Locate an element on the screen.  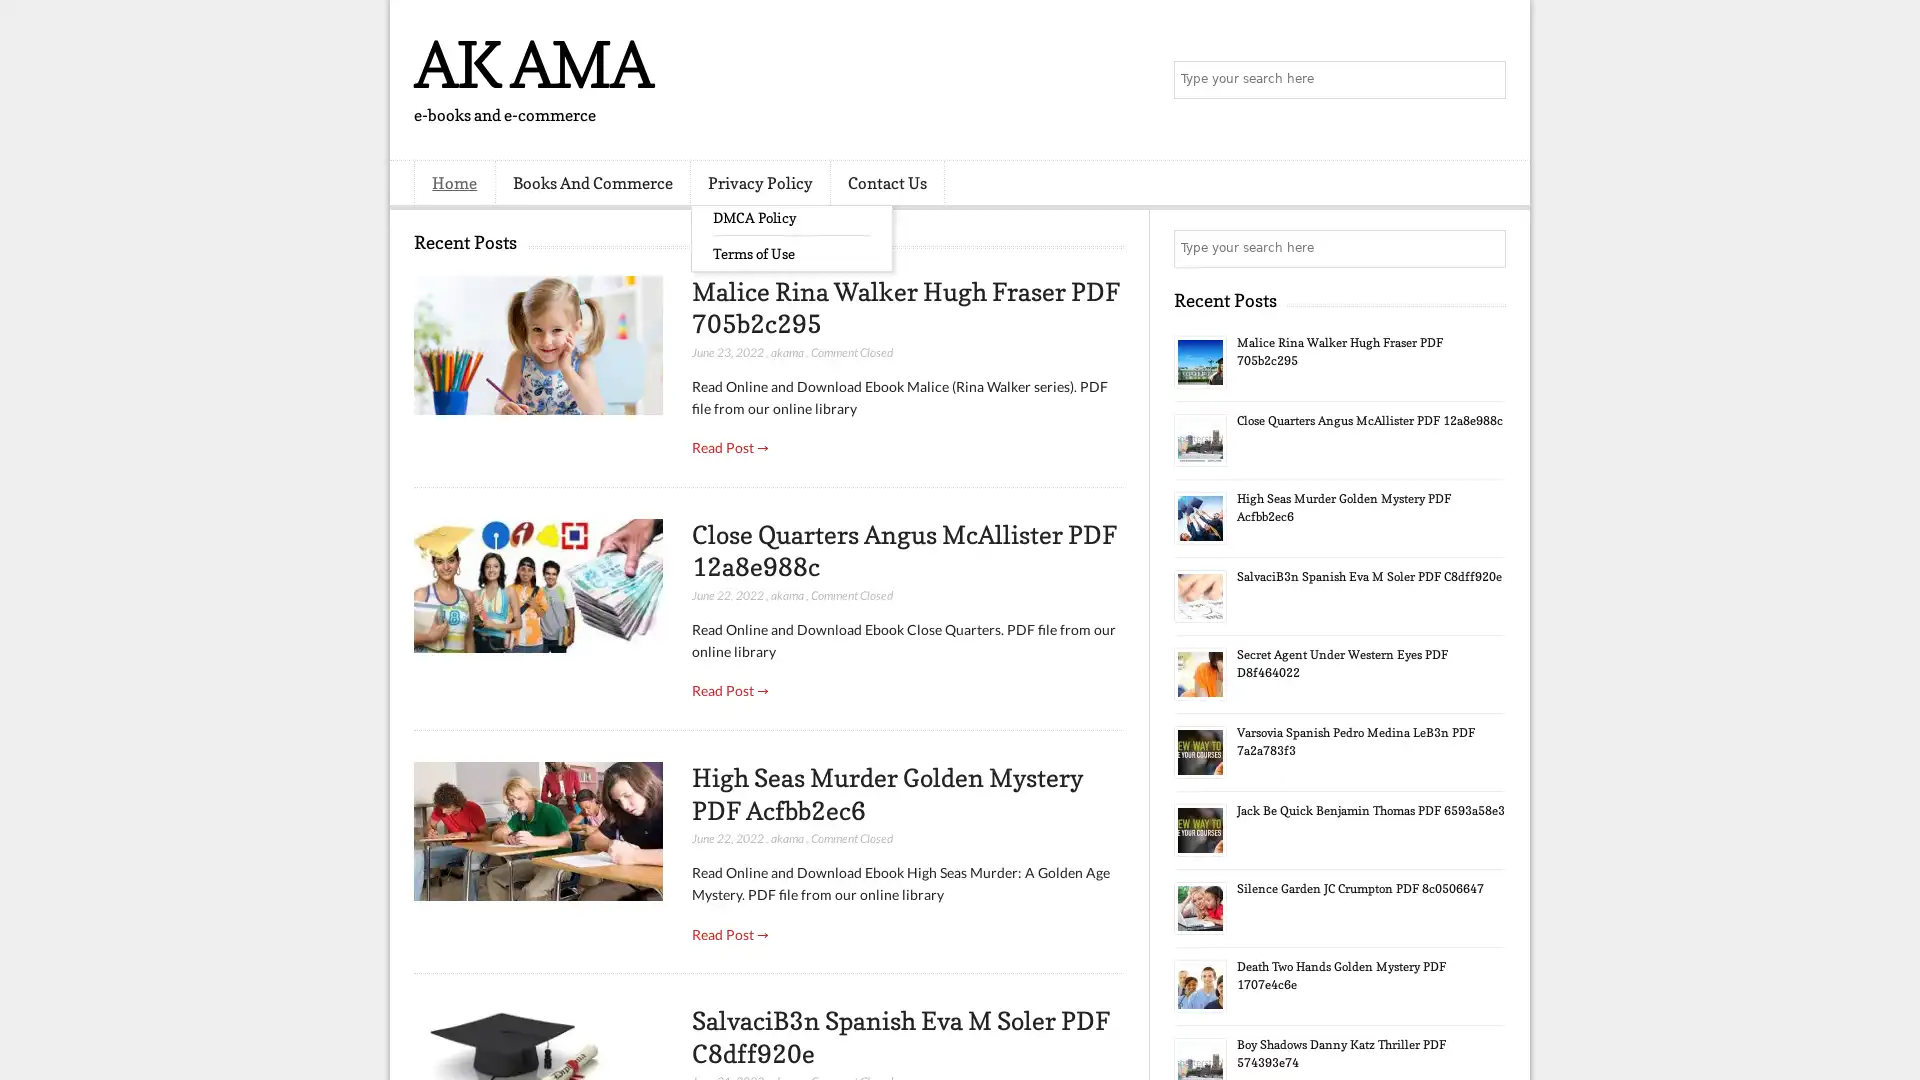
Search is located at coordinates (1485, 248).